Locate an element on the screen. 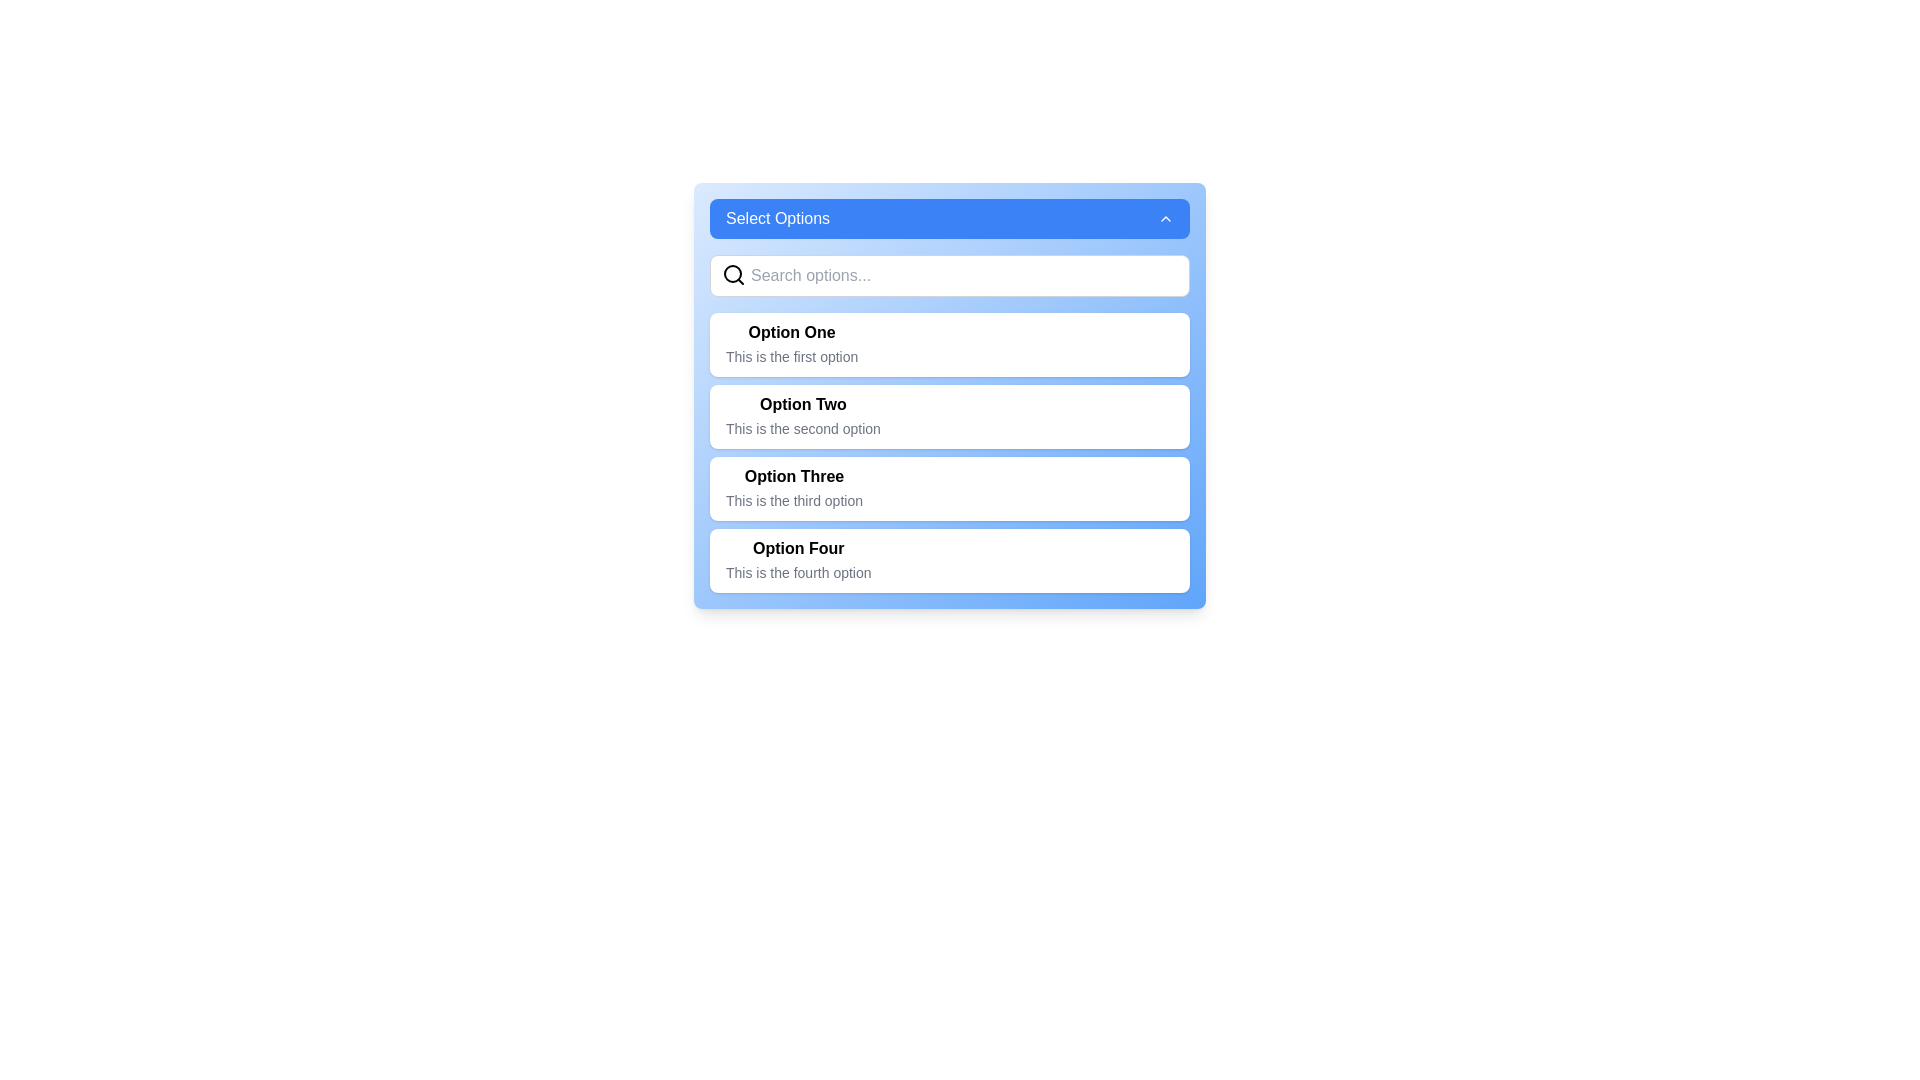  the first selectable list item titled 'Option One' with the subtitle 'This is the first option' is located at coordinates (791, 343).